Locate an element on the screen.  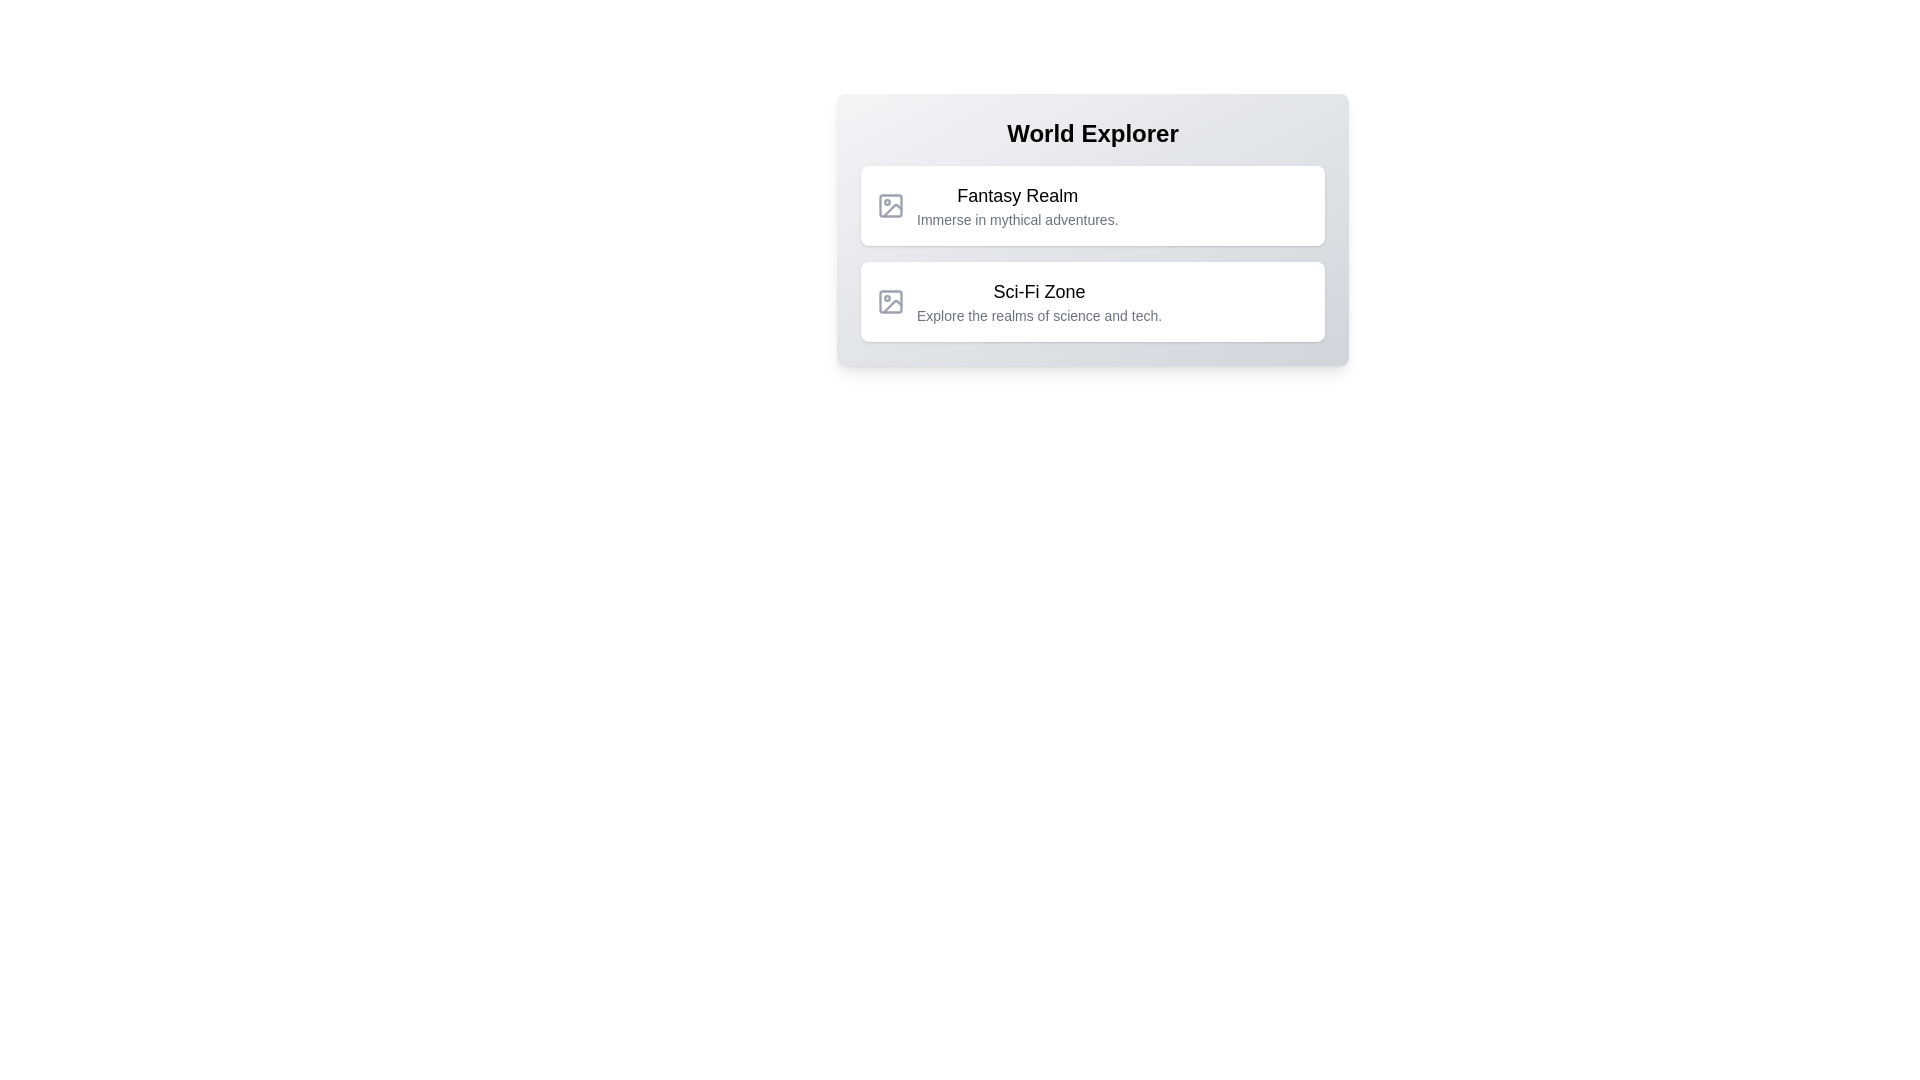
the small, iconographic image placeholder located in the left segment of the 'Fantasy Realm' card, which features a rounded square outline and a circular shape in the top left corner is located at coordinates (890, 205).